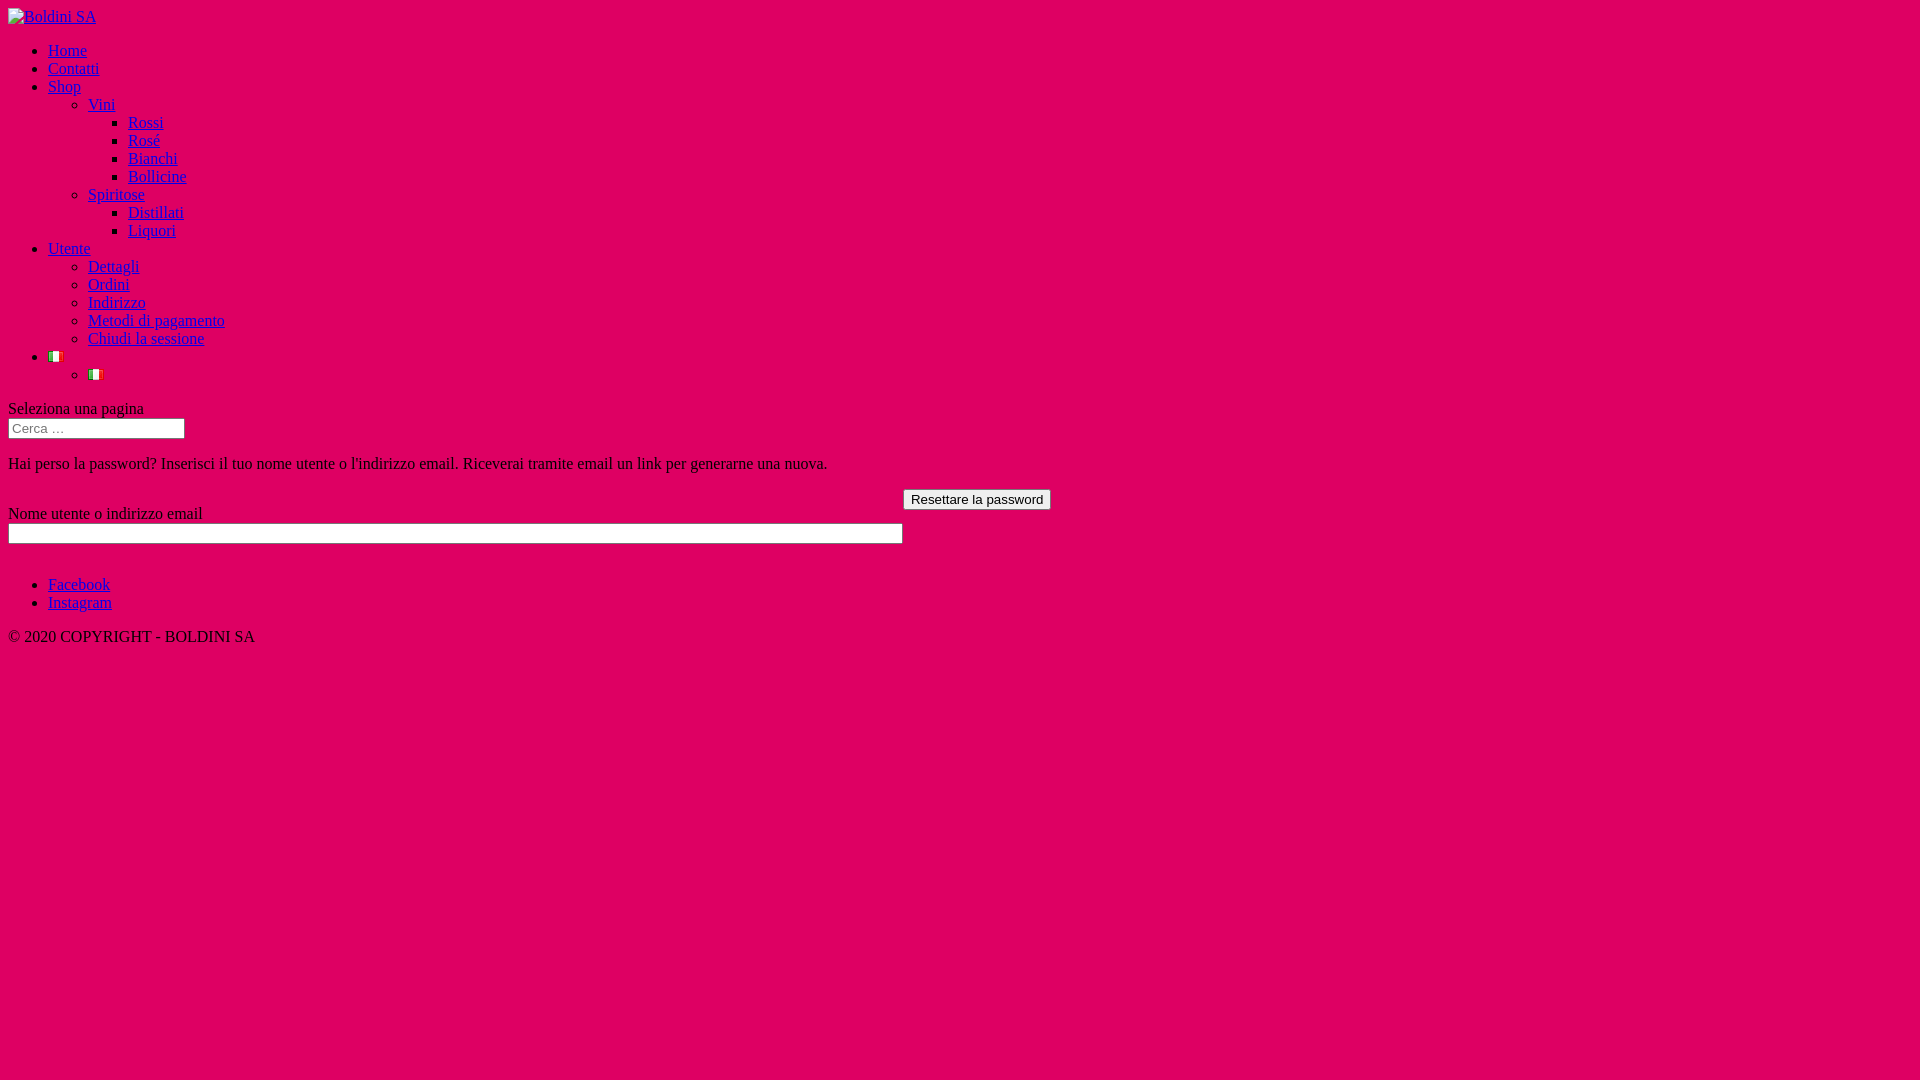 This screenshot has height=1080, width=1920. Describe the element at coordinates (100, 104) in the screenshot. I see `'Vini'` at that location.